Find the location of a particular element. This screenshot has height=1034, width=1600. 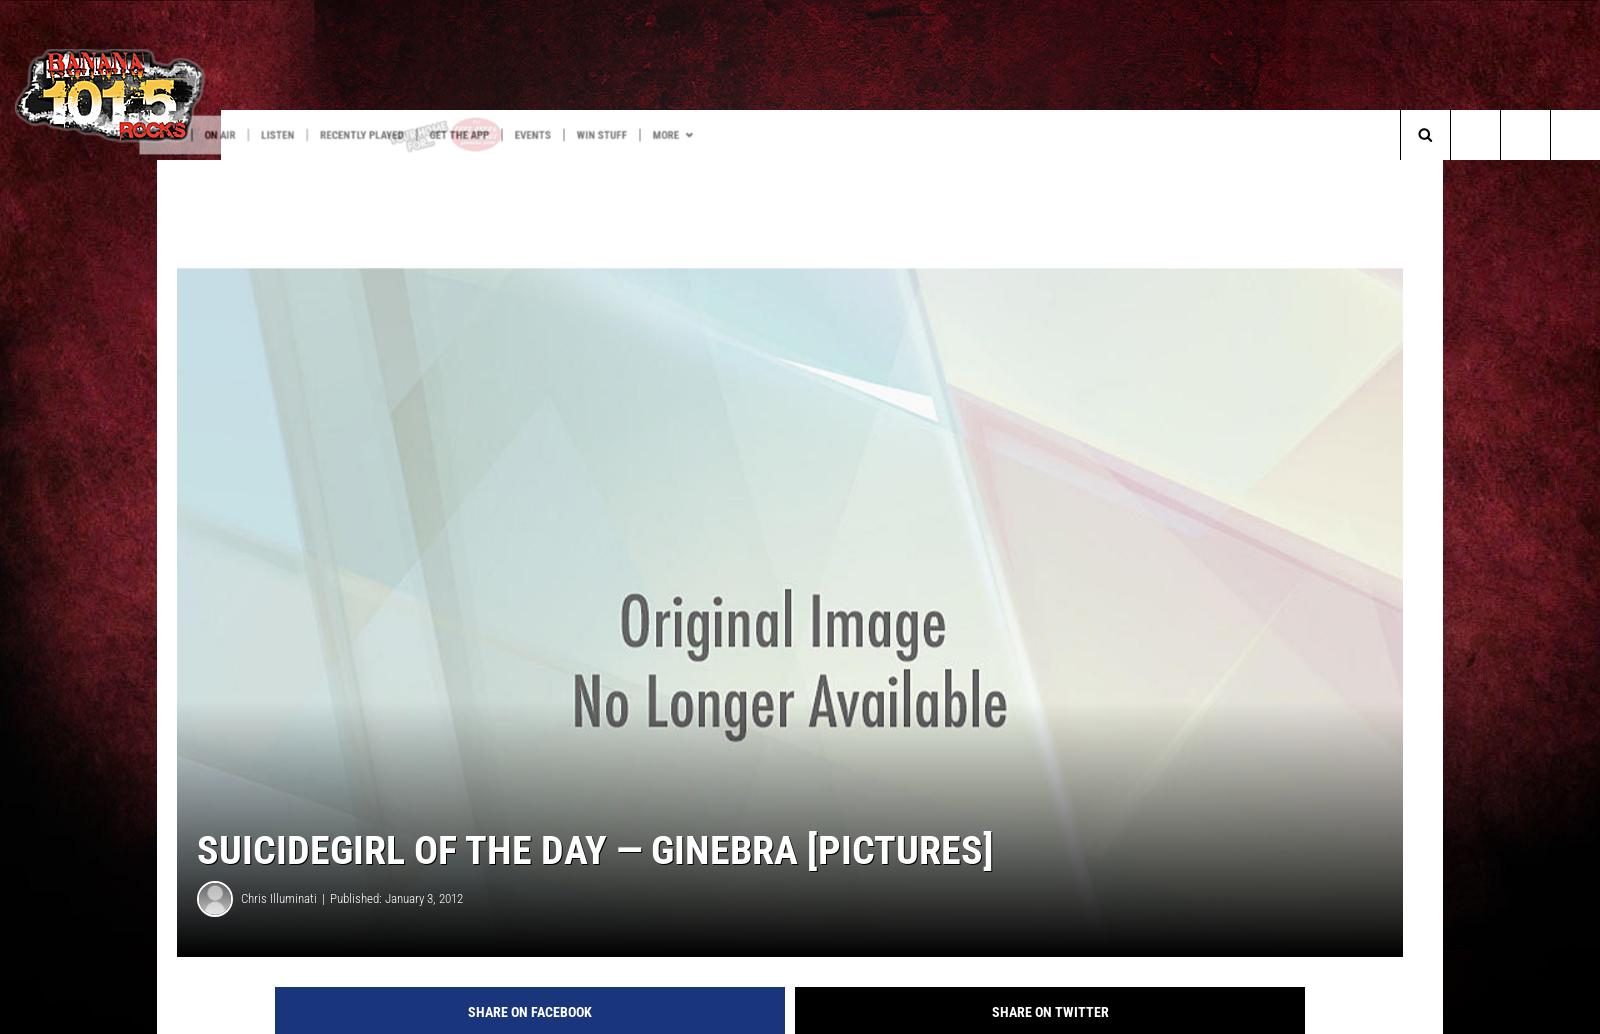

'Listen' is located at coordinates (399, 135).